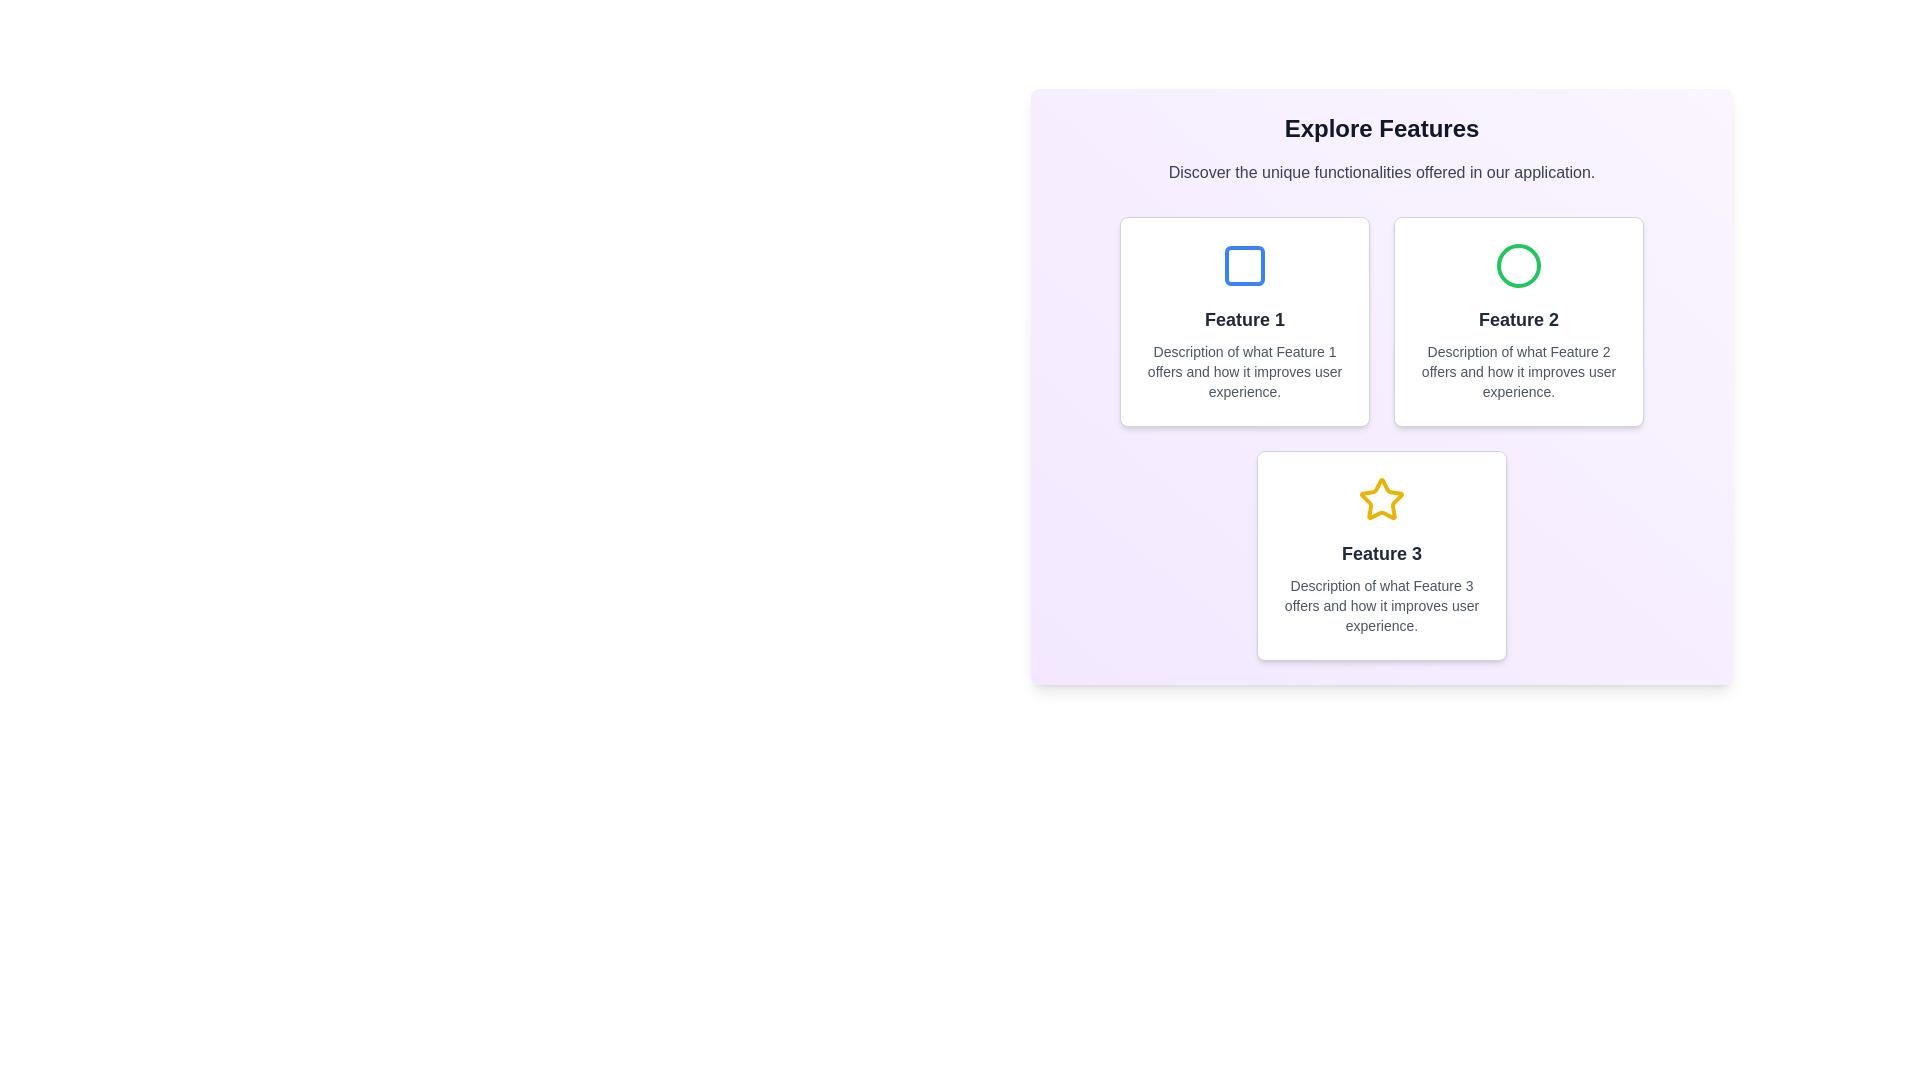 This screenshot has width=1920, height=1080. Describe the element at coordinates (1243, 320) in the screenshot. I see `the Informative card that presents information about a specific feature of the application, located at the center top of the layout, to the left of 'Feature 2' and above 'Feature 3'` at that location.